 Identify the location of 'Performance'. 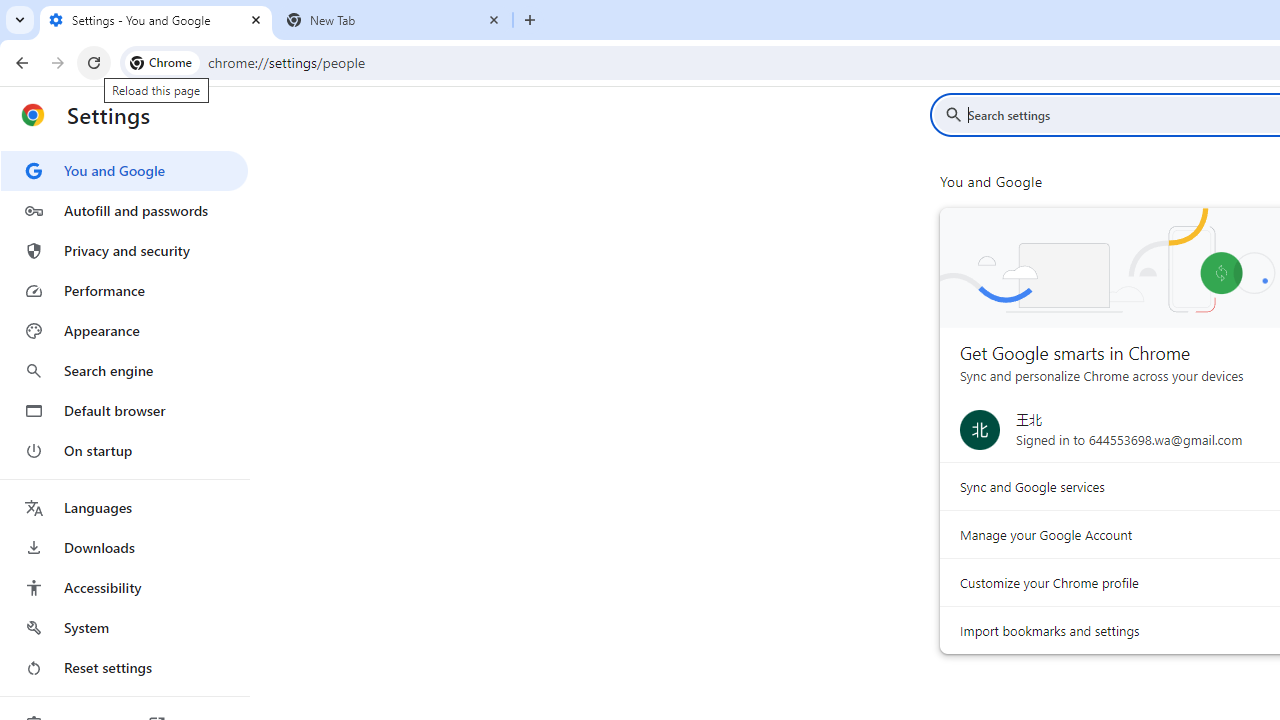
(123, 290).